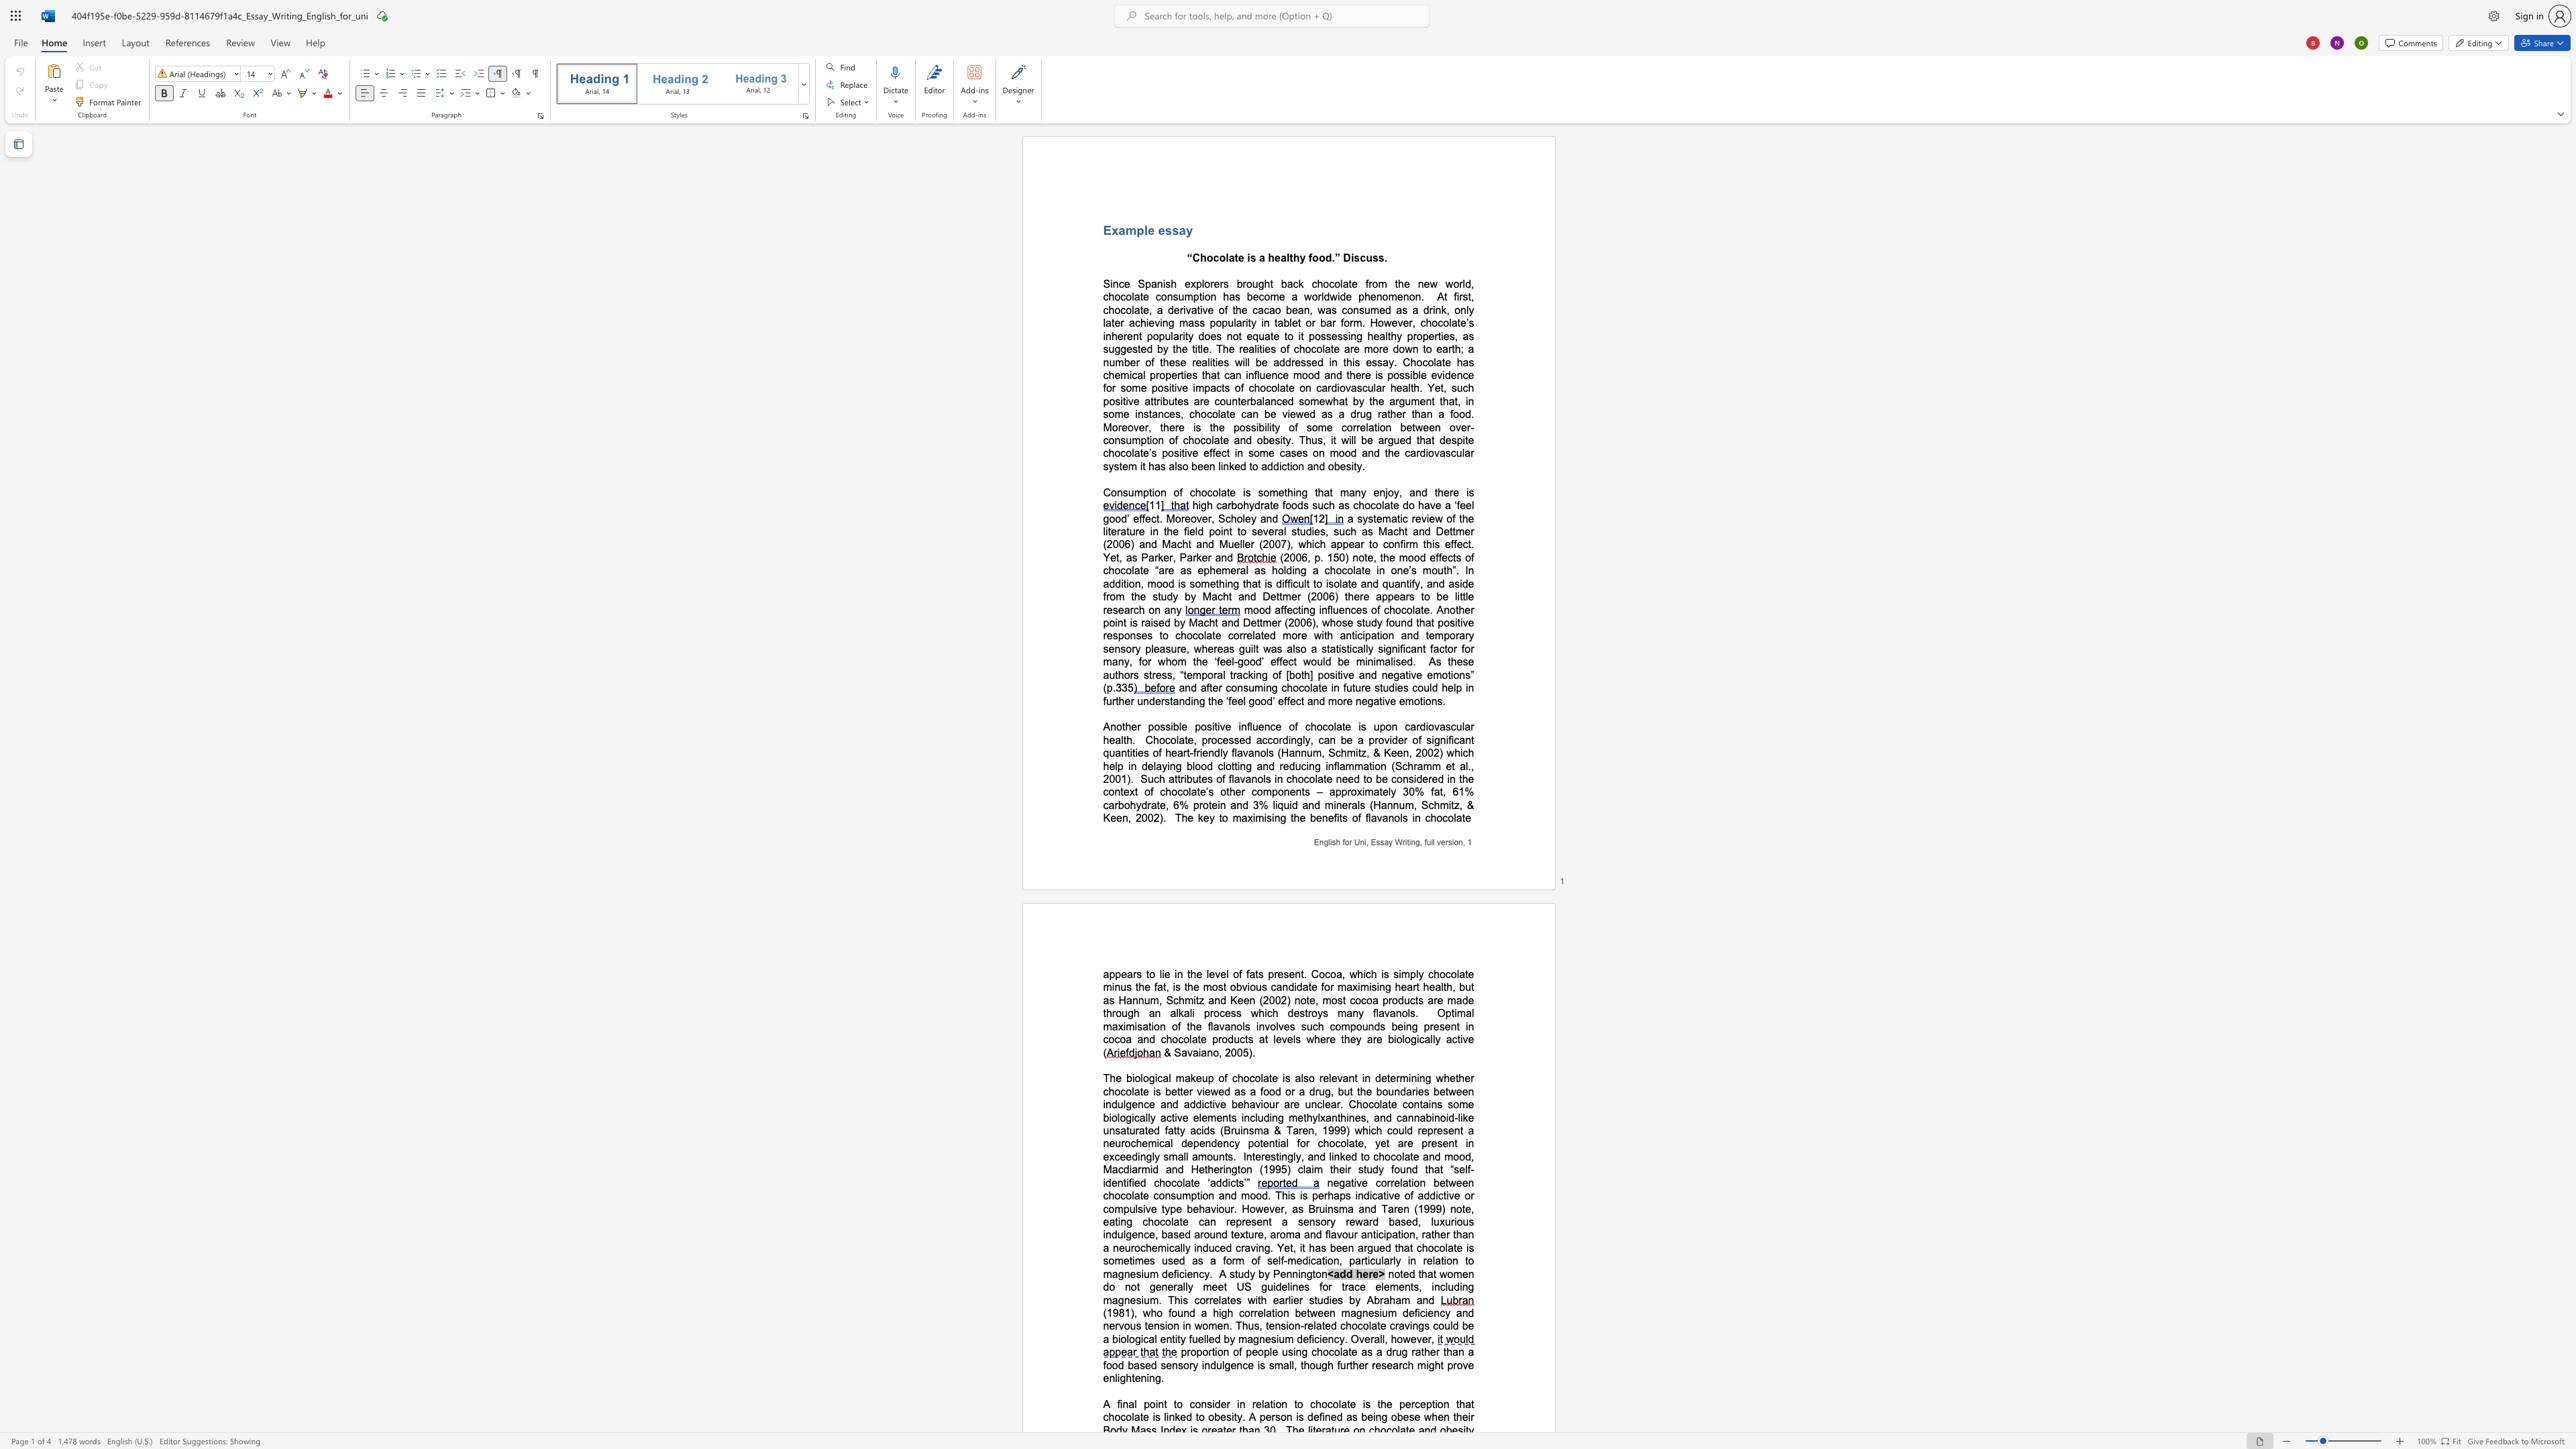  I want to click on the subset text "de" within the text "determining", so click(1375, 1077).